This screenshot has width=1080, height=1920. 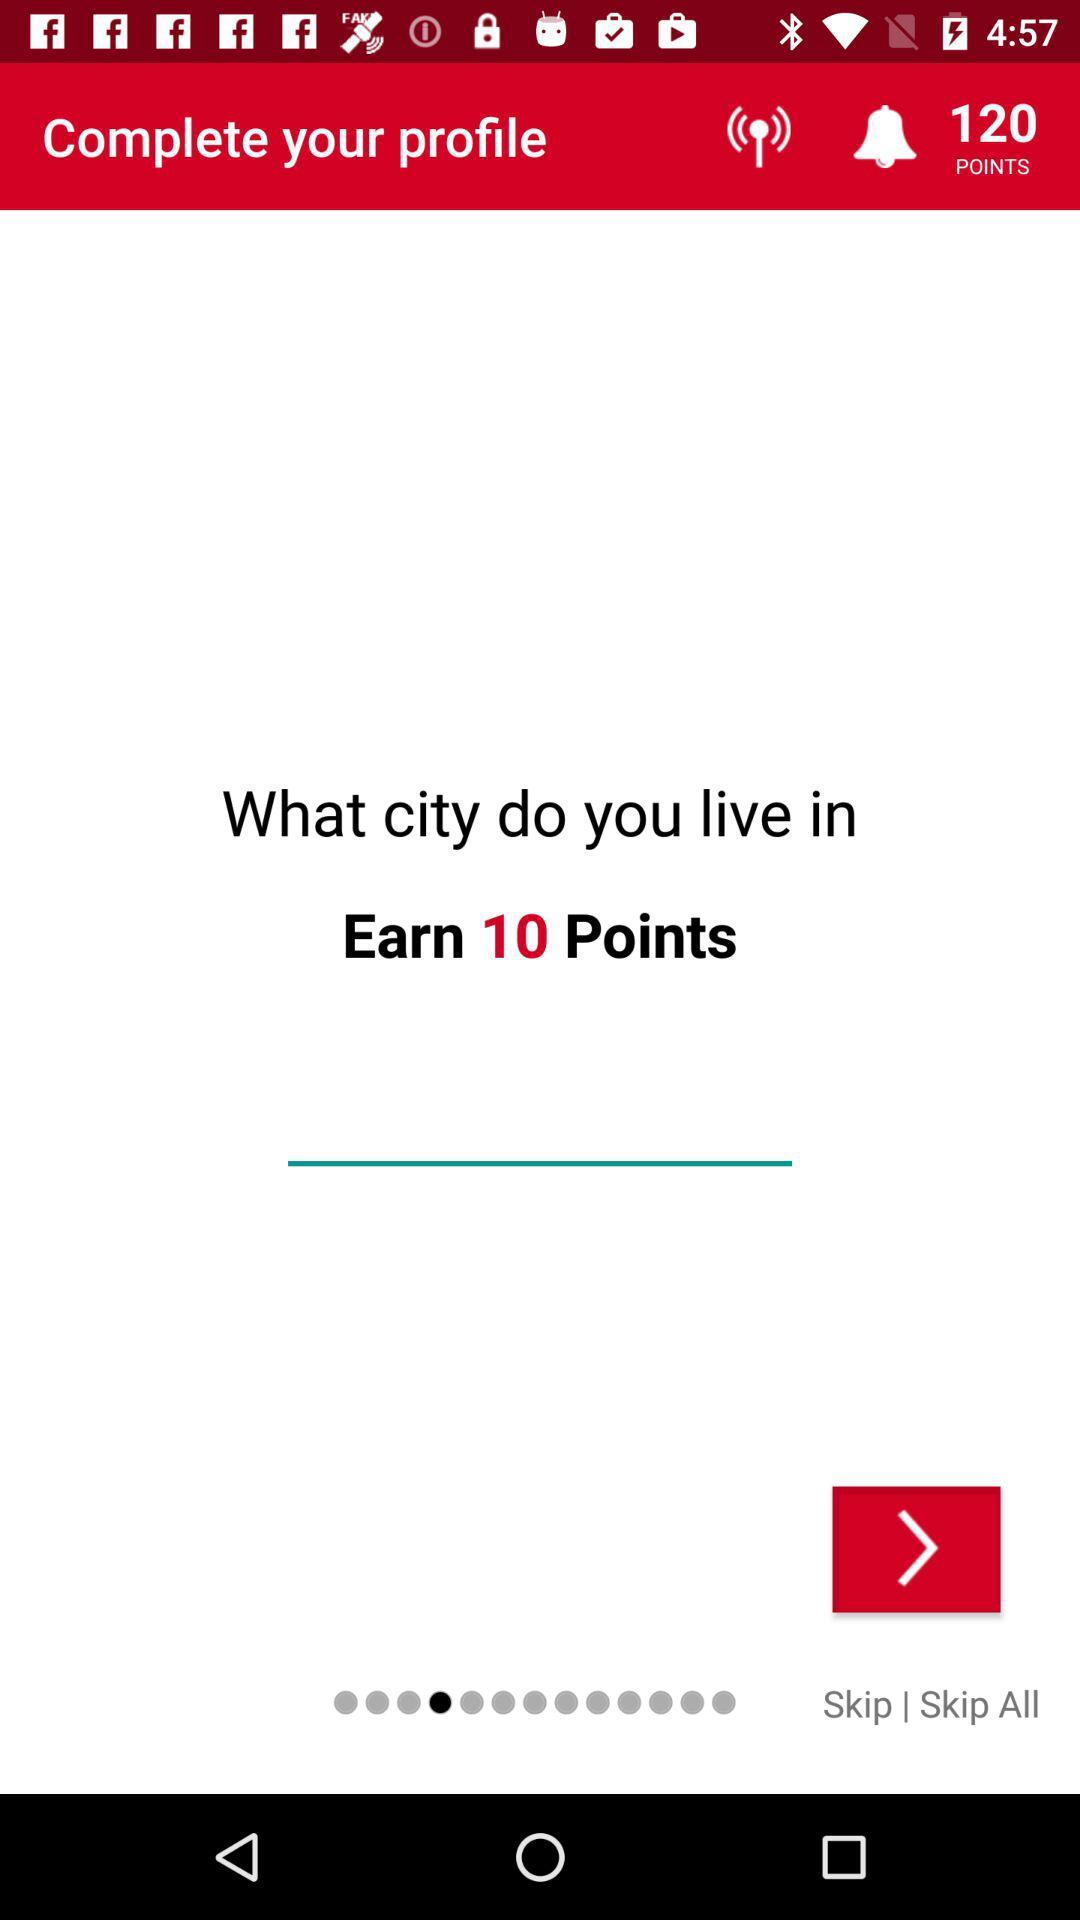 I want to click on continue, so click(x=916, y=1548).